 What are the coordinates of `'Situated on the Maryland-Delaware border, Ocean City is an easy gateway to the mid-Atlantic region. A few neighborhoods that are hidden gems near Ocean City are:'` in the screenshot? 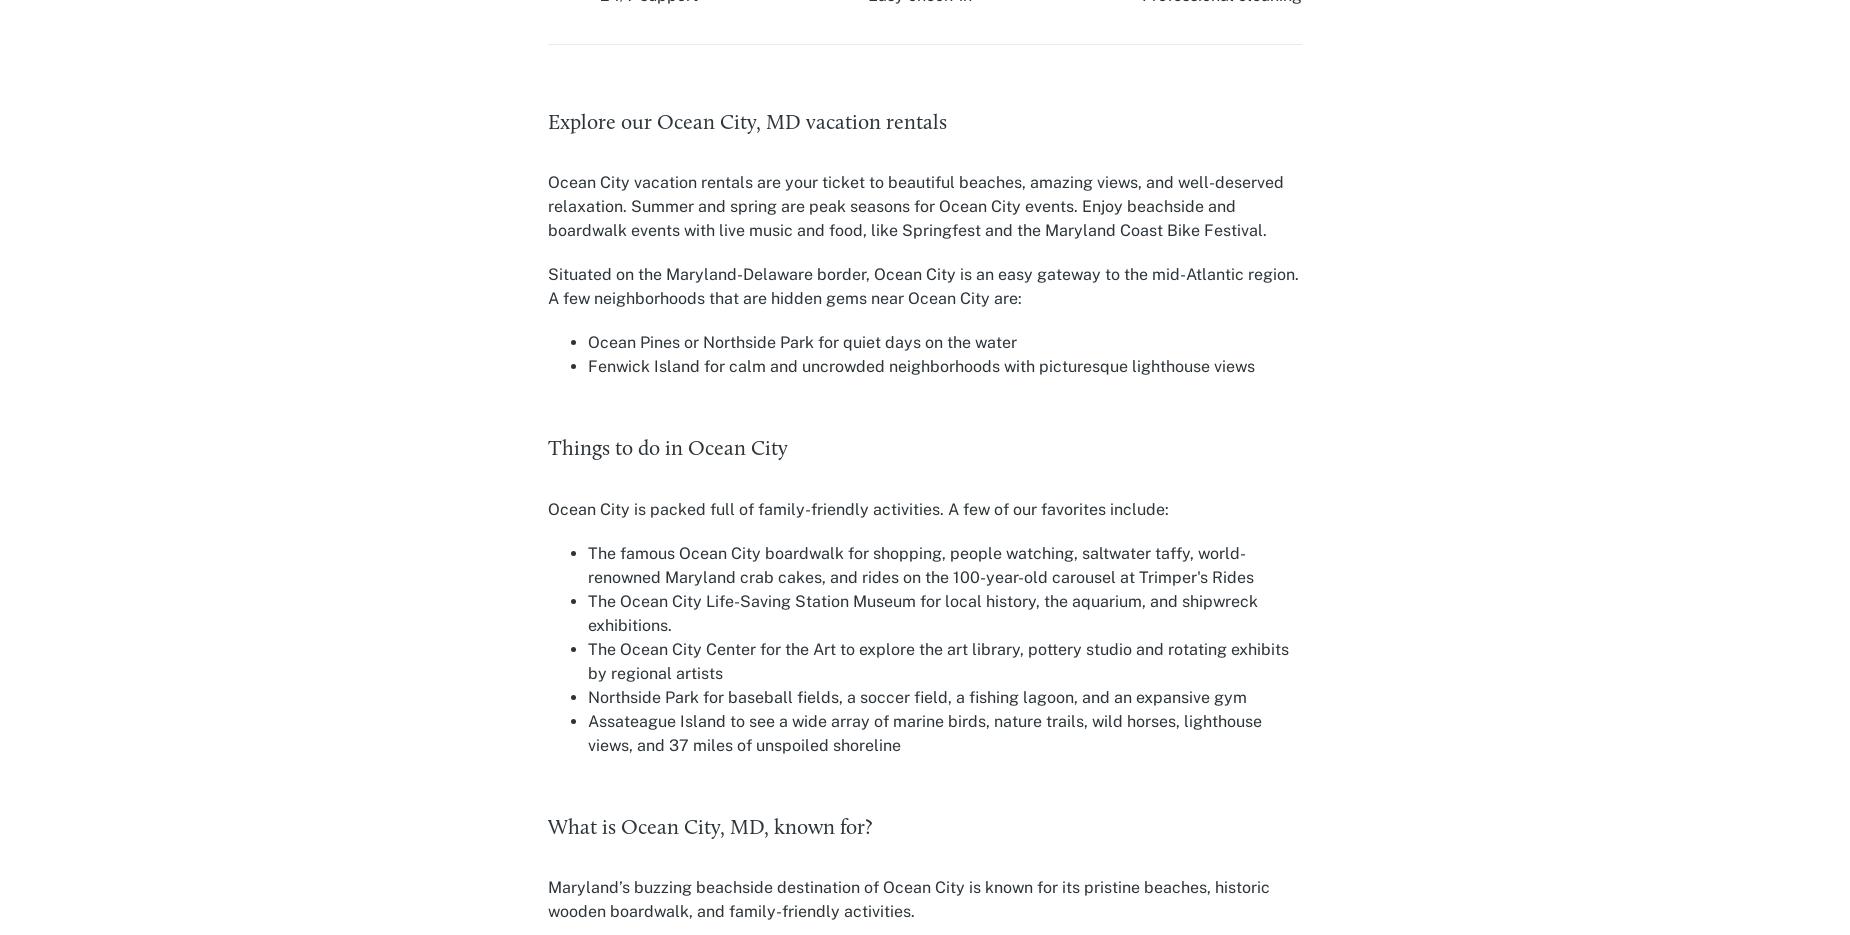 It's located at (547, 285).